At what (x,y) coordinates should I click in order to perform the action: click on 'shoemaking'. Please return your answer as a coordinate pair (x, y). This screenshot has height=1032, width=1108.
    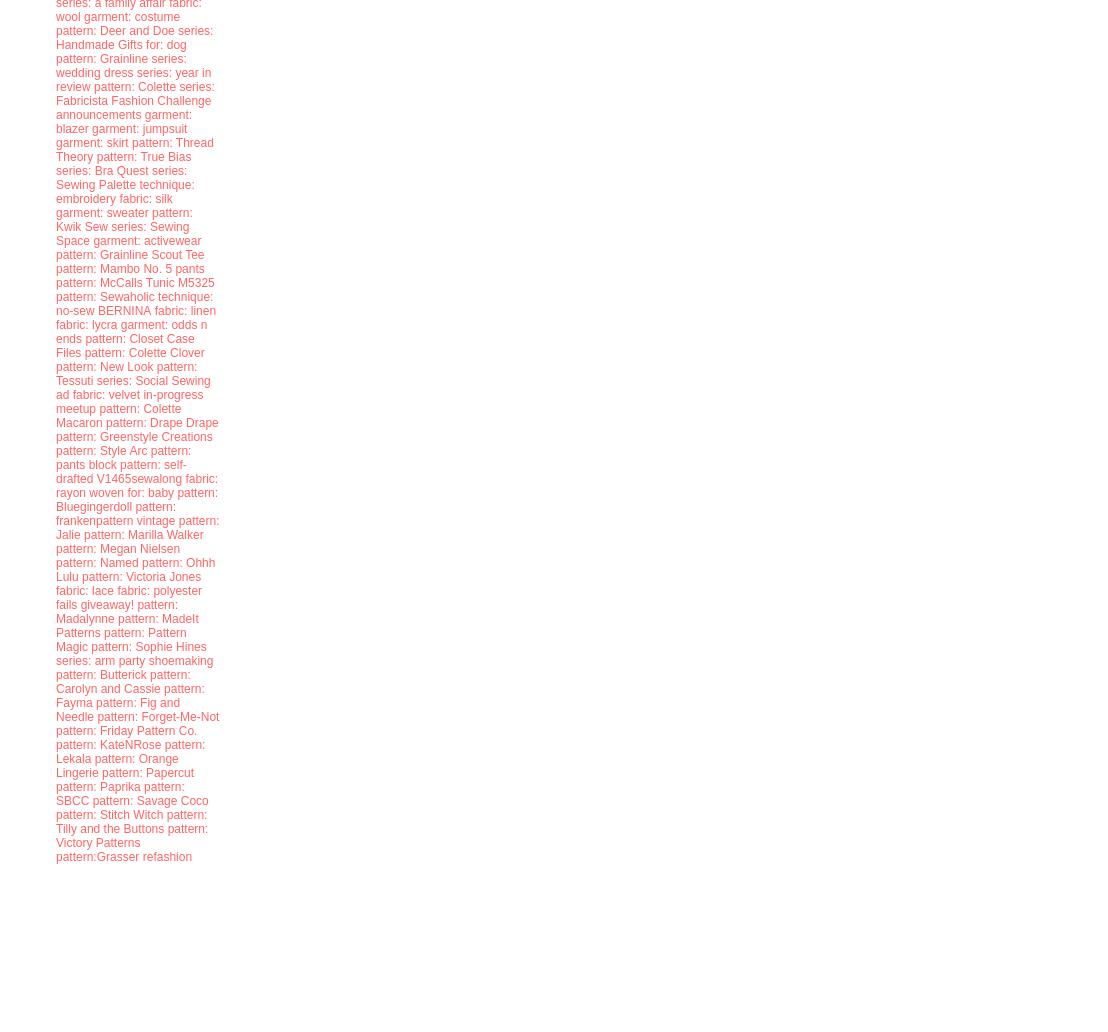
    Looking at the image, I should click on (179, 658).